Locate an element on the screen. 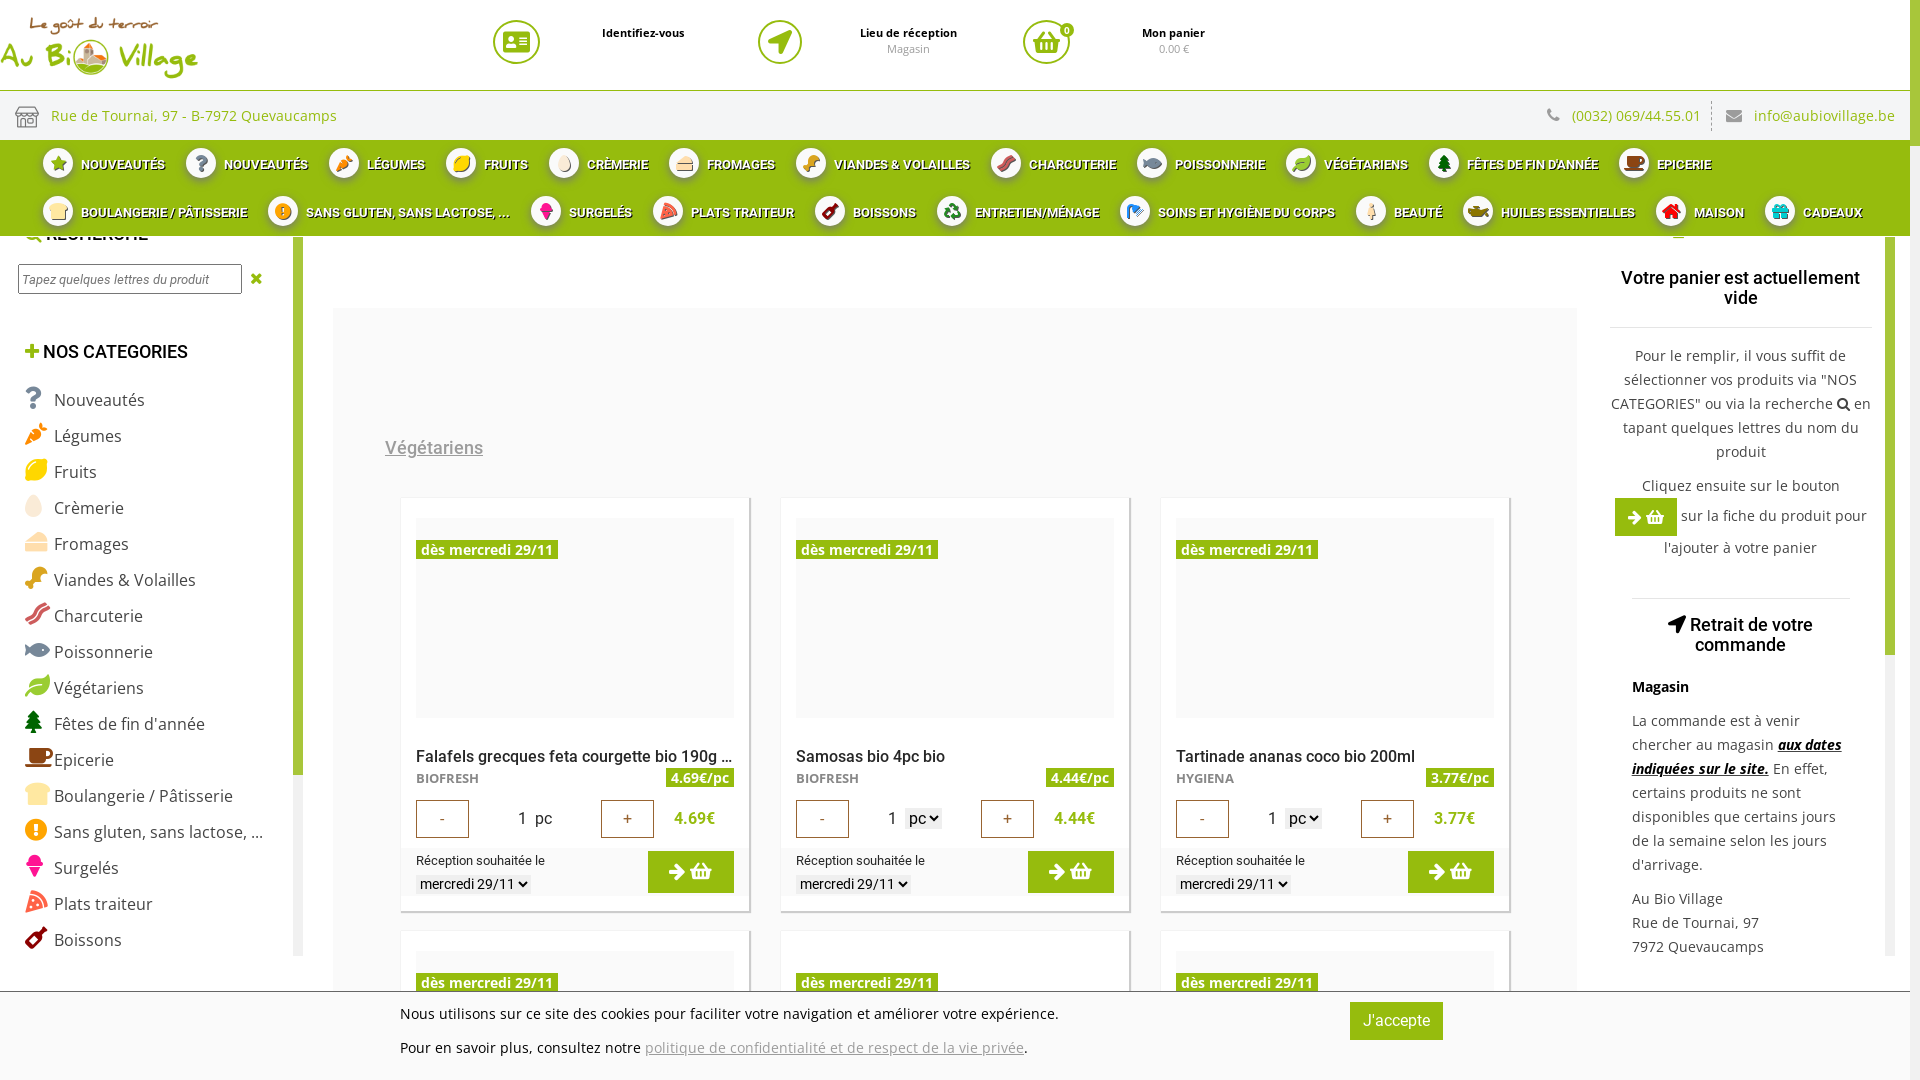 The image size is (1920, 1080). 'Boissons' is located at coordinates (73, 939).